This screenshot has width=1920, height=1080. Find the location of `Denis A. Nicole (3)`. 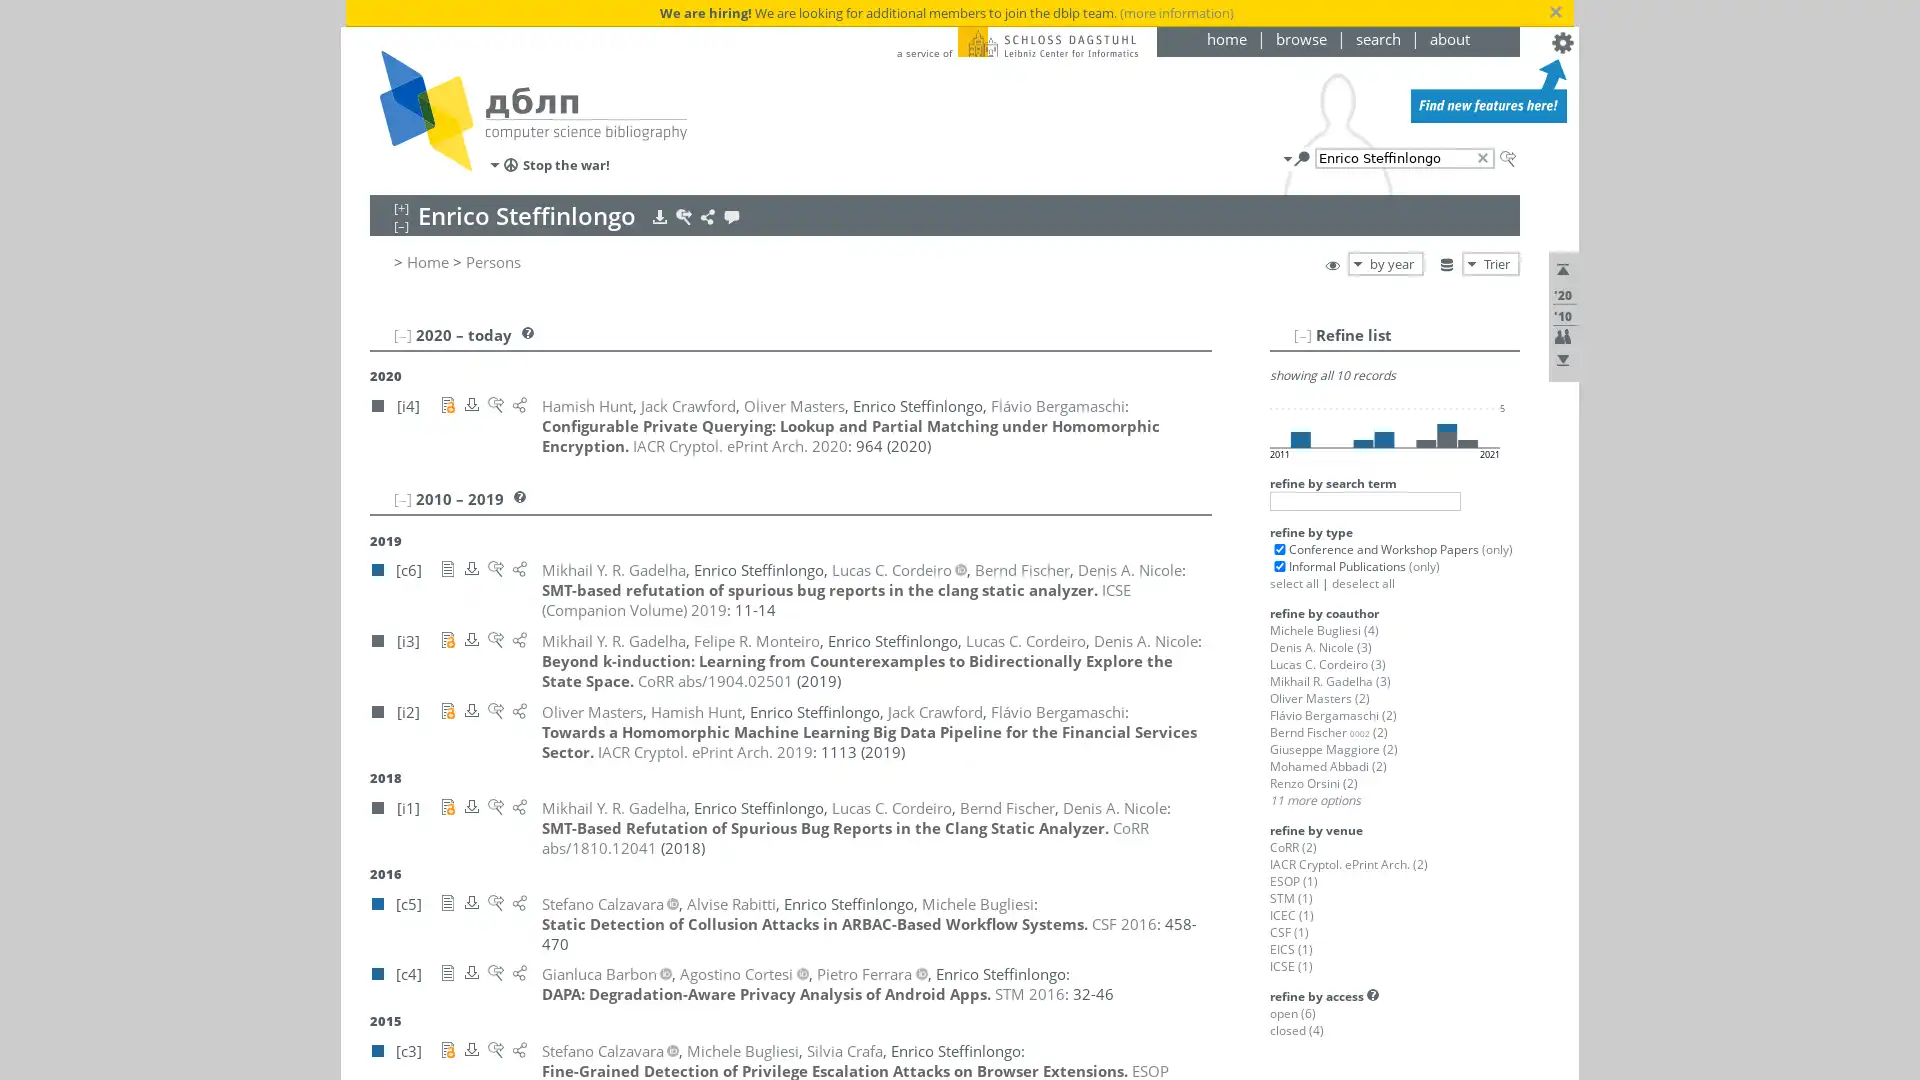

Denis A. Nicole (3) is located at coordinates (1320, 647).